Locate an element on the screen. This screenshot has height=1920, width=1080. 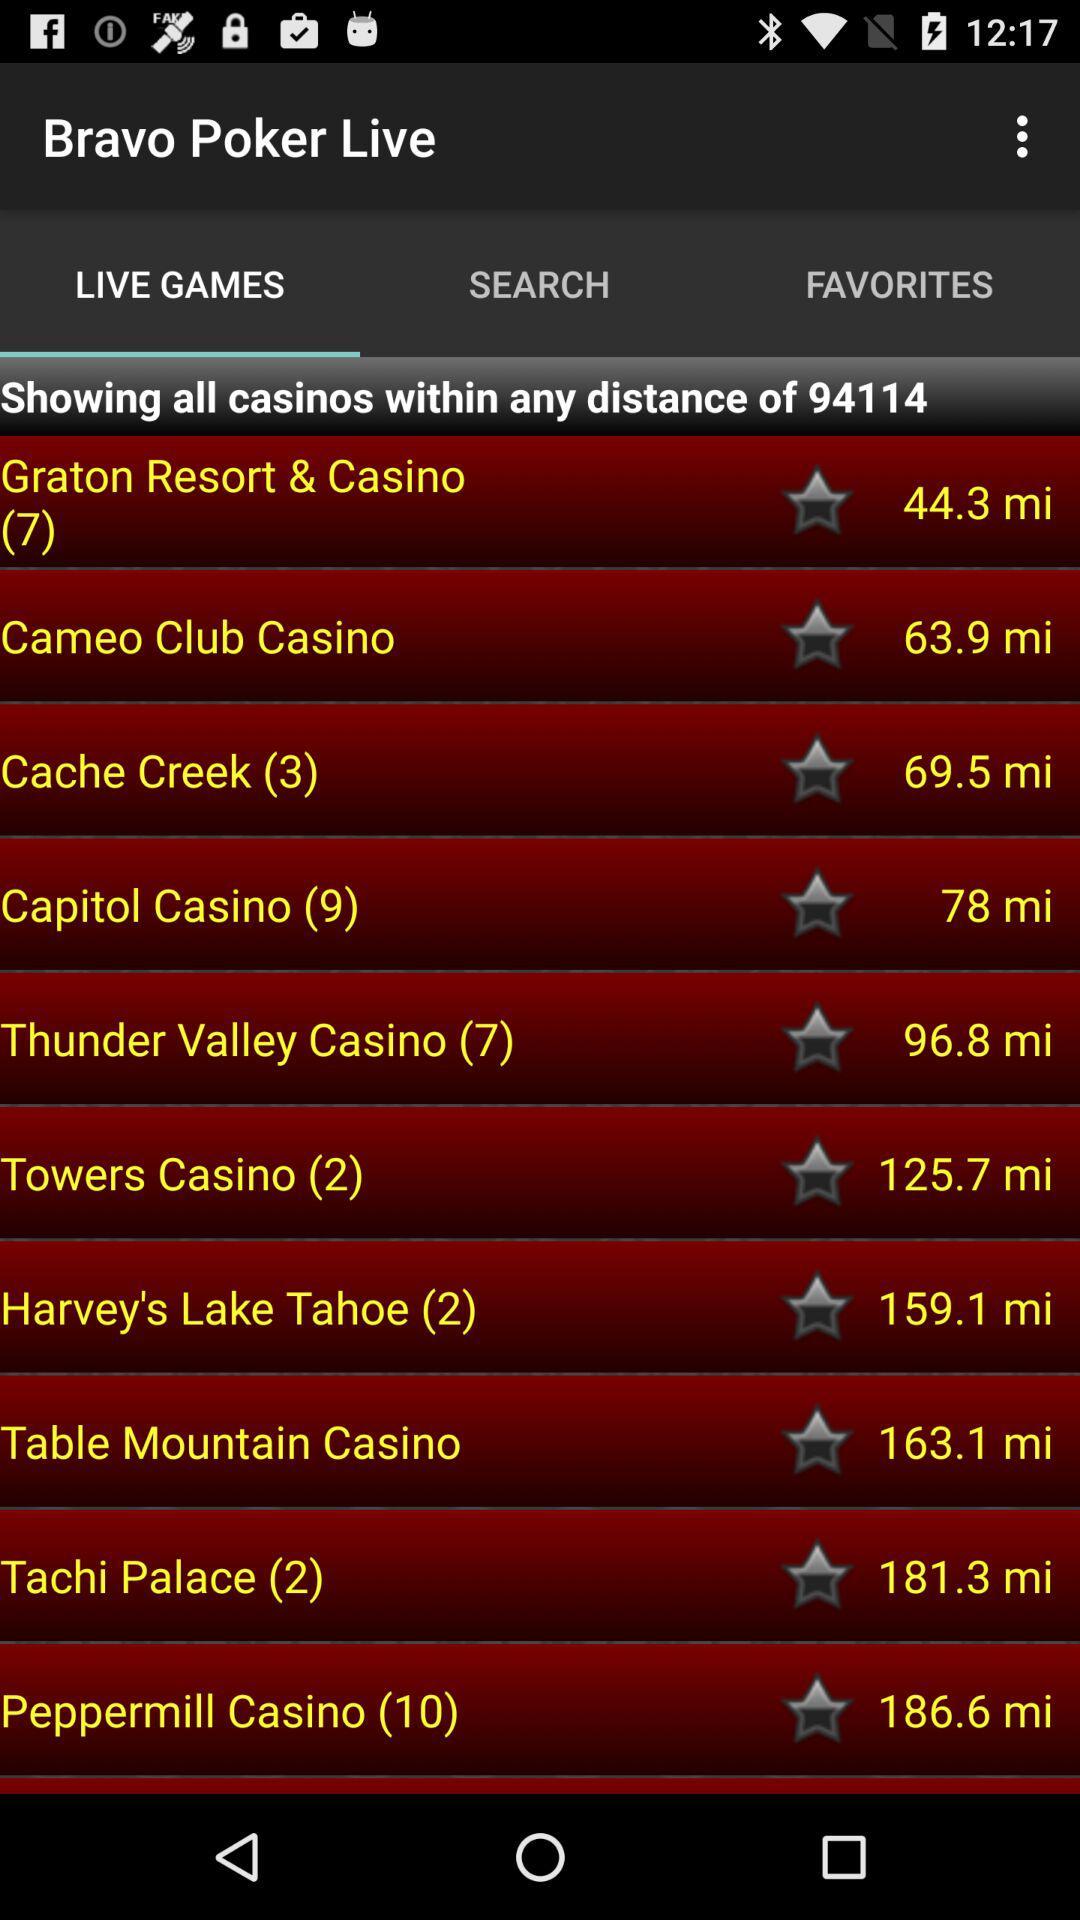
capitol casino is located at coordinates (817, 903).